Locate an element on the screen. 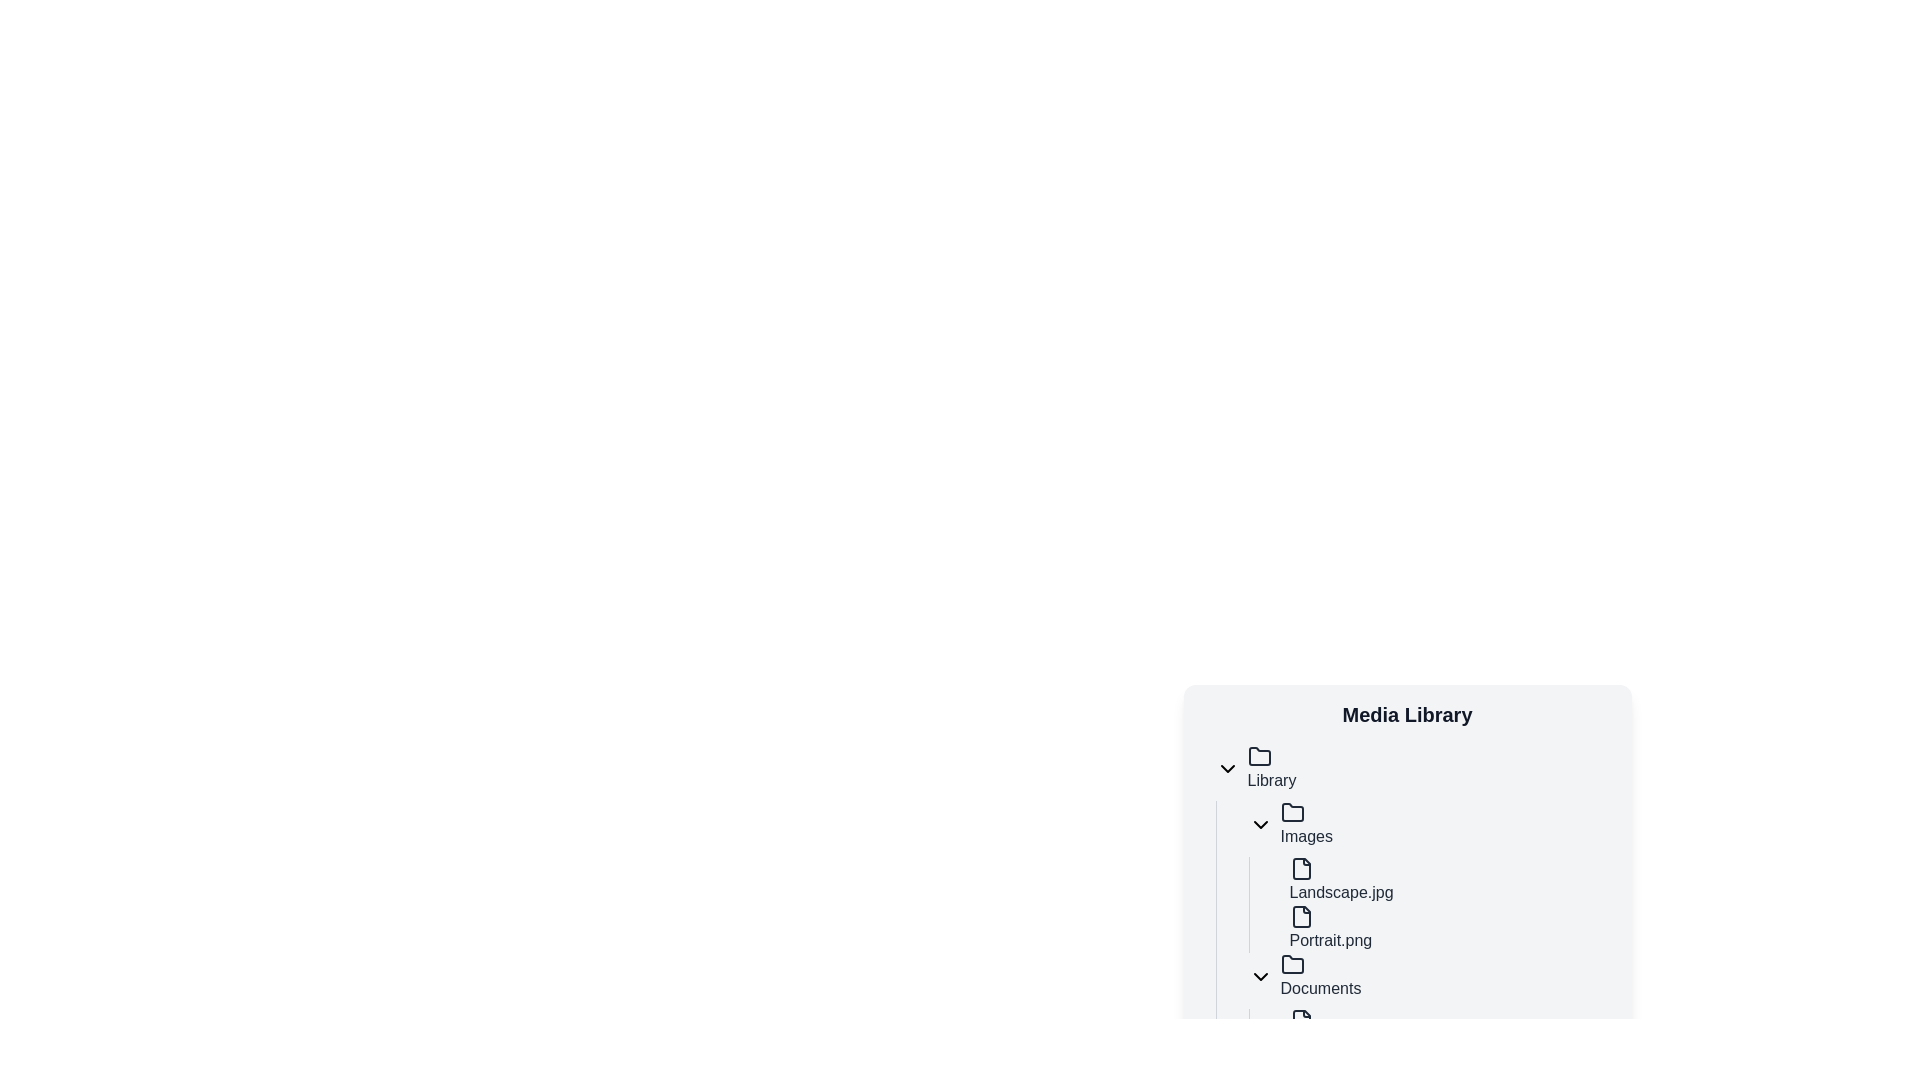  the folder icon representing the 'Library' section is located at coordinates (1258, 756).